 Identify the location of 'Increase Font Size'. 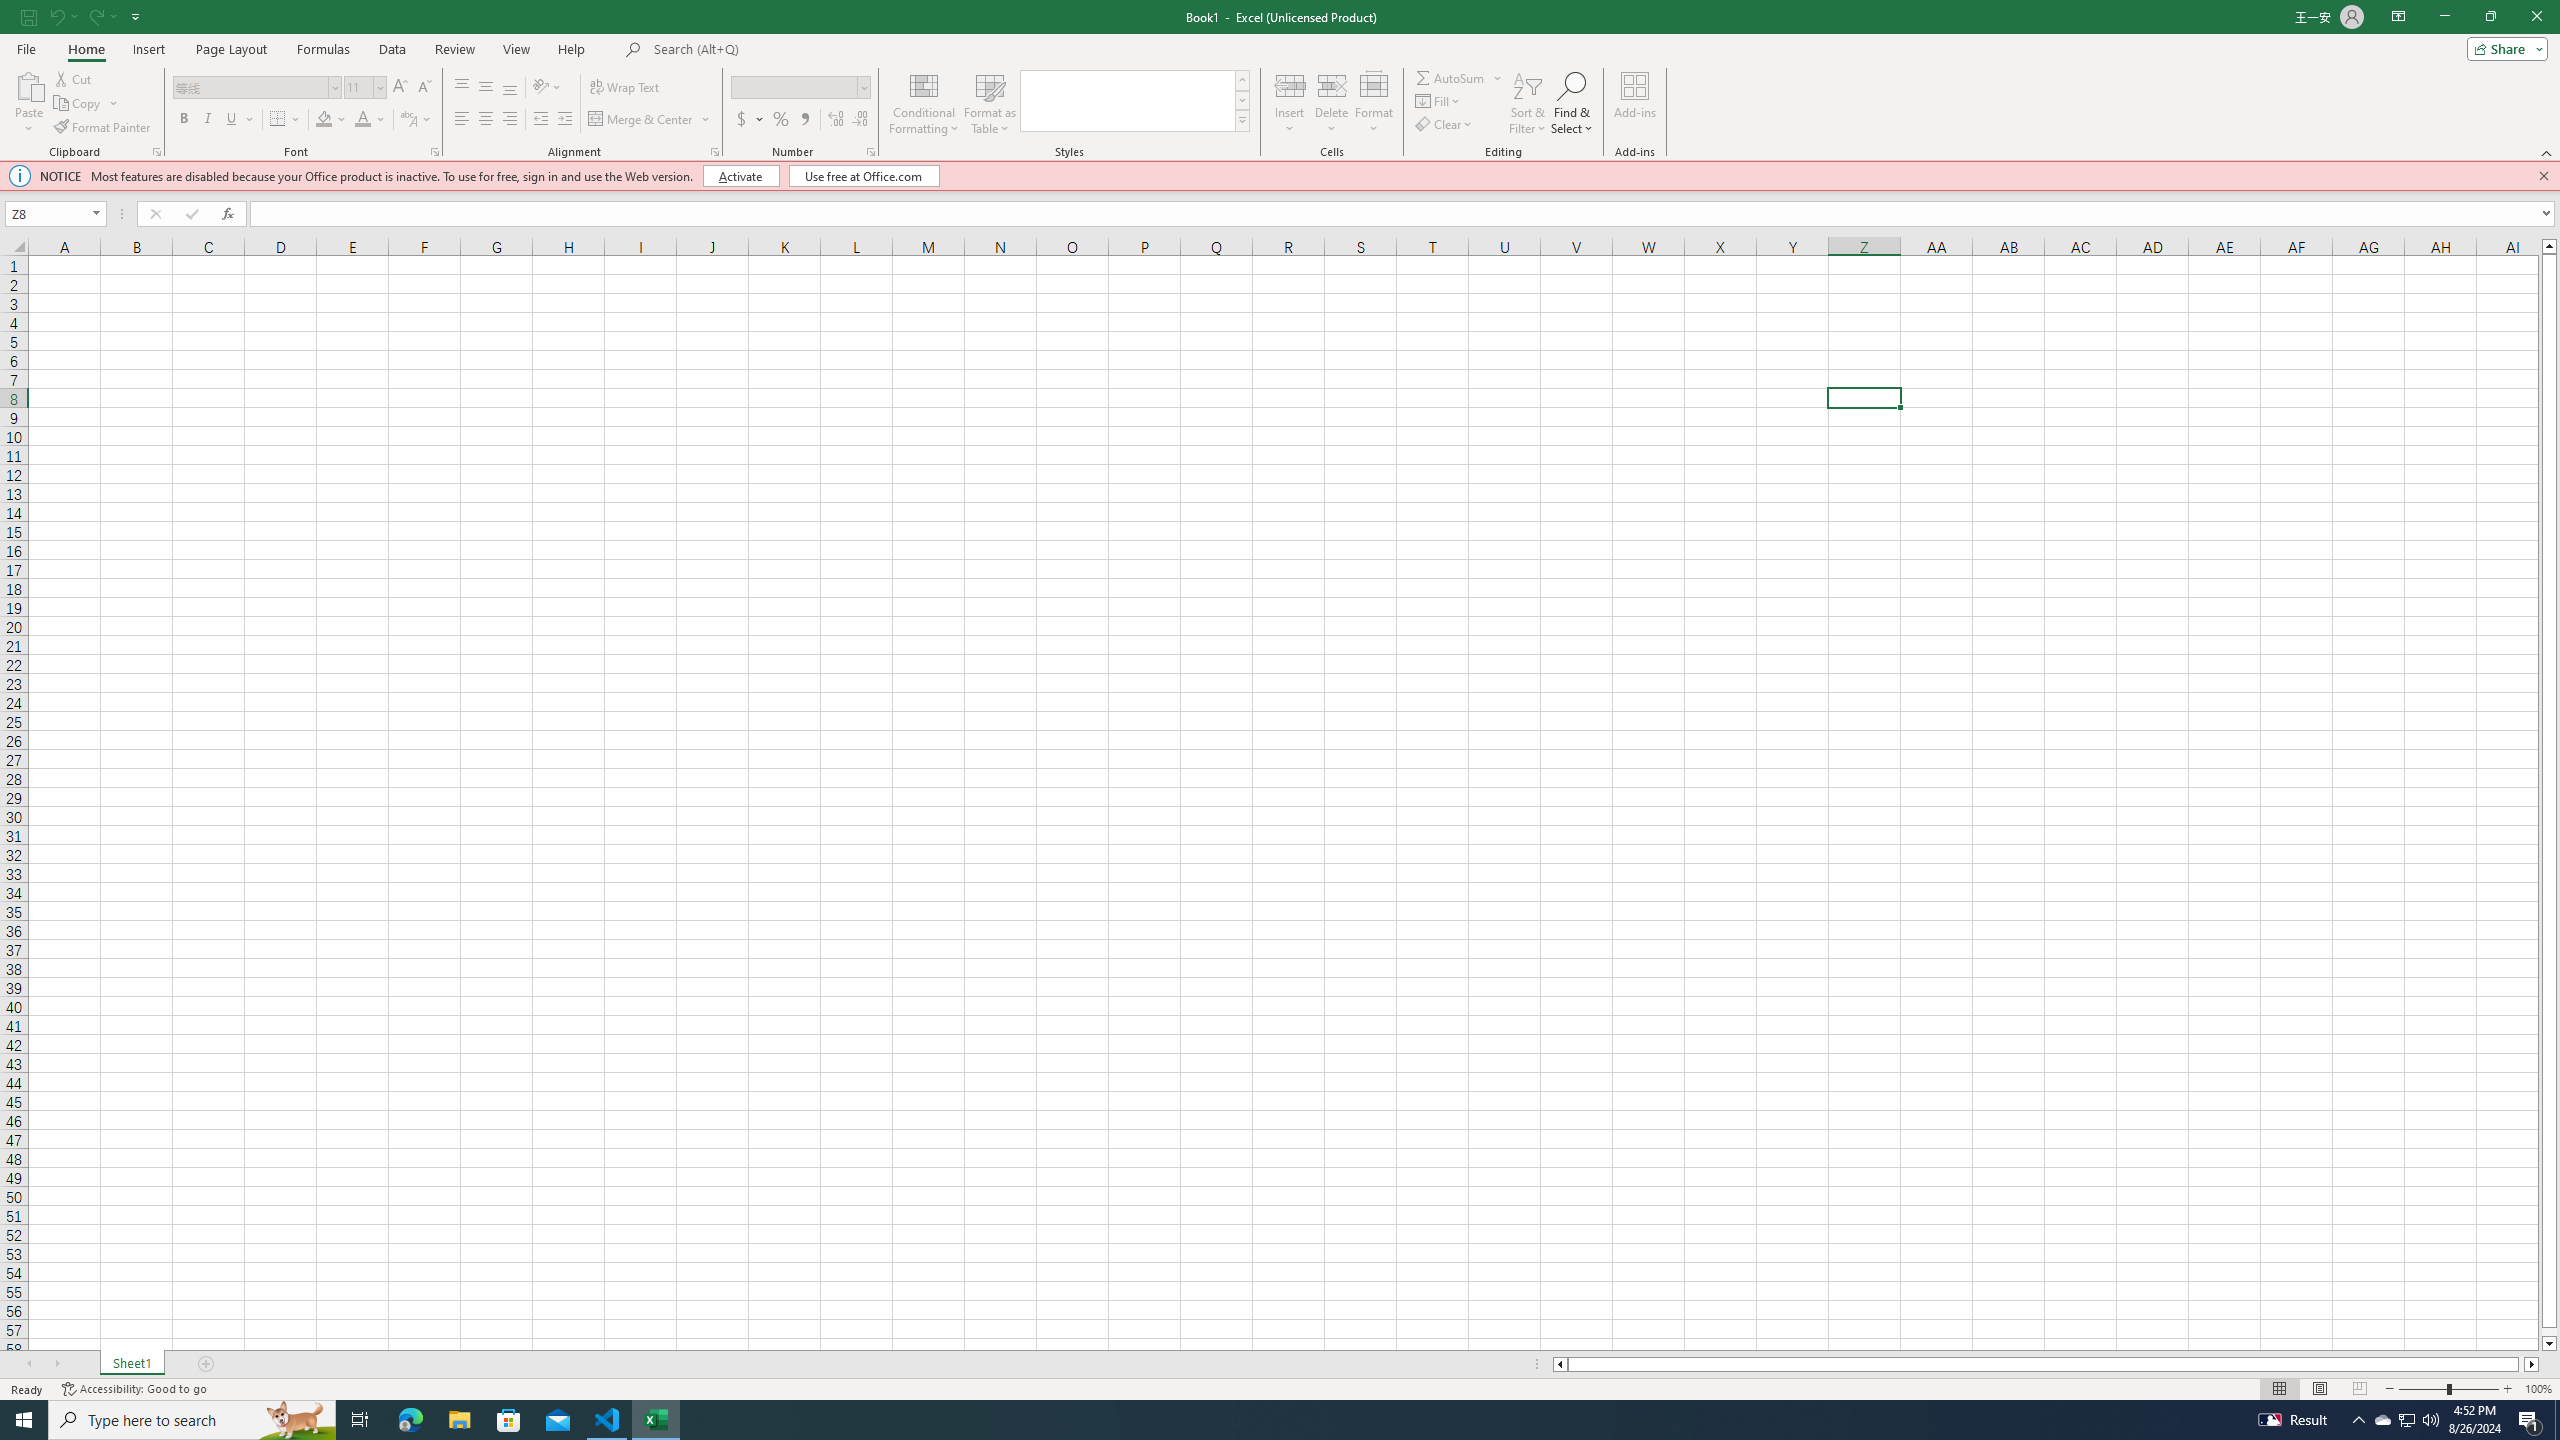
(399, 87).